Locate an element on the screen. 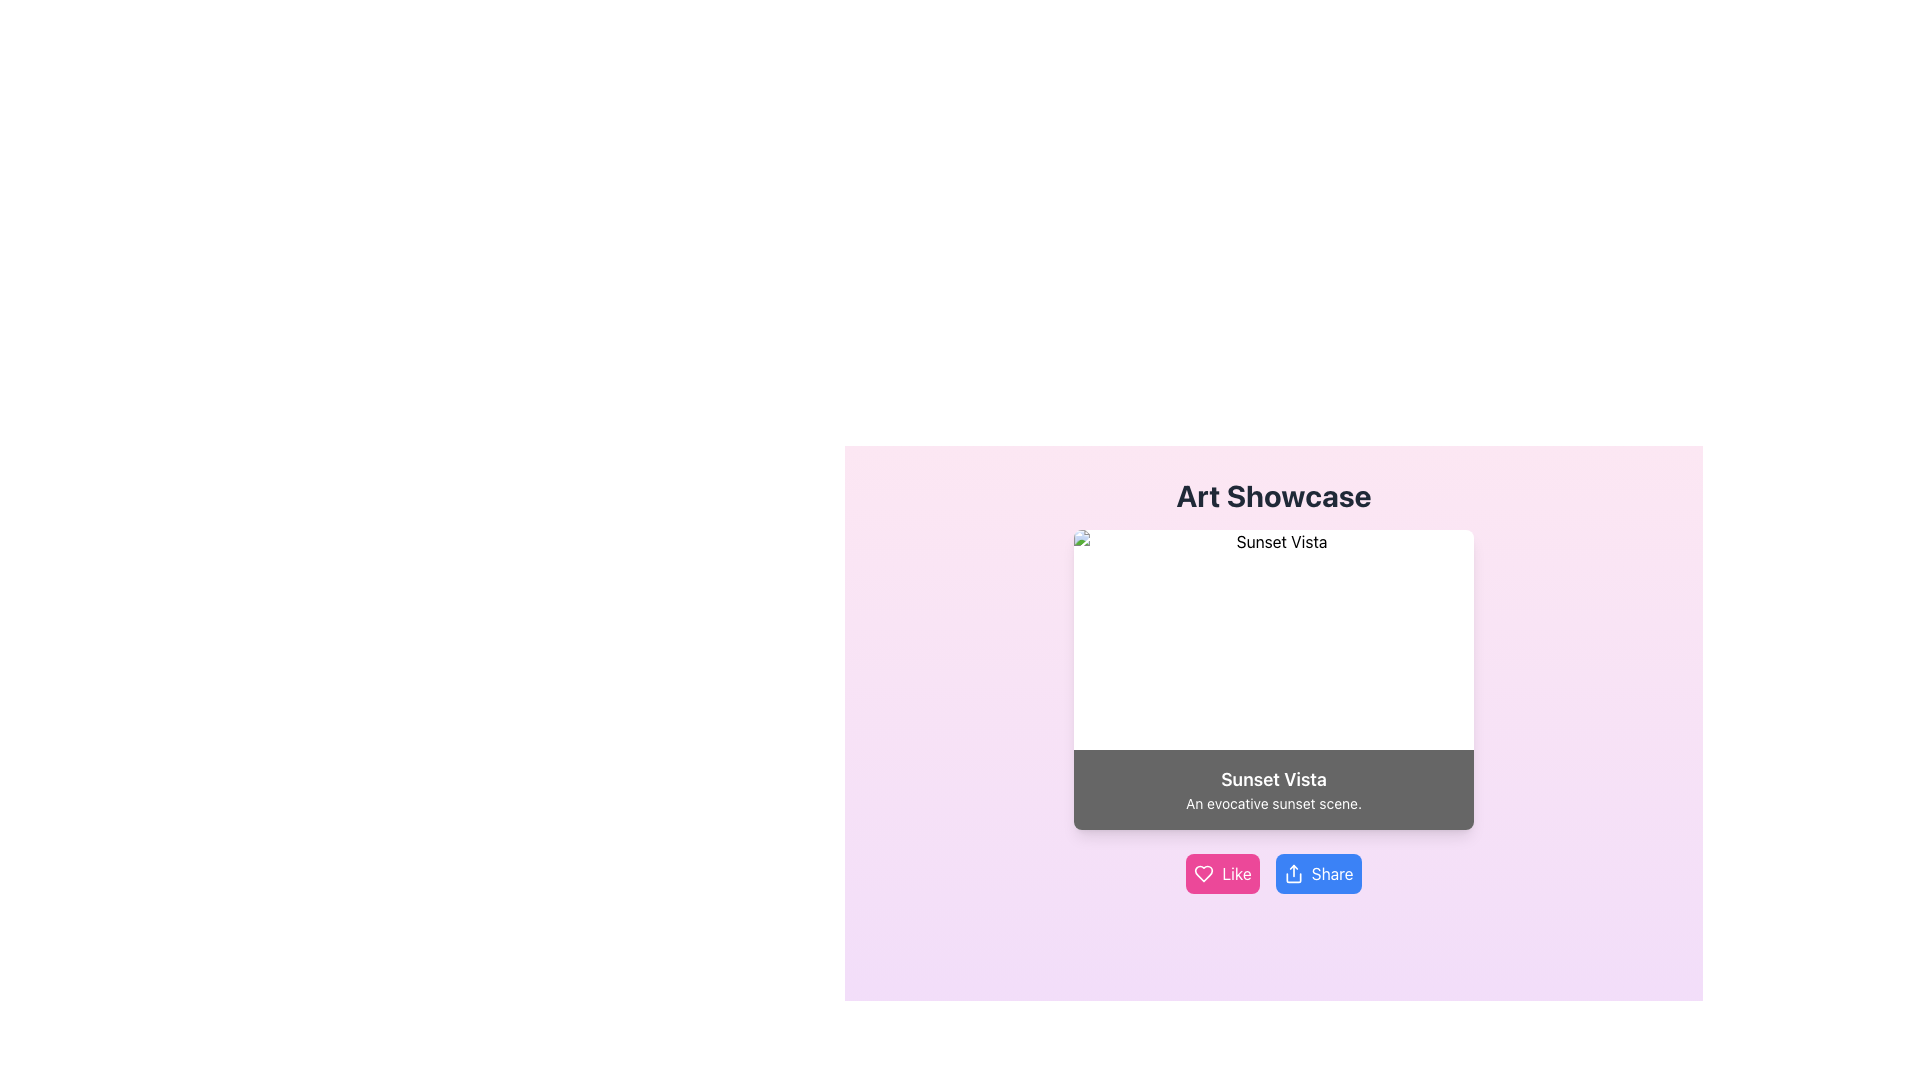 The width and height of the screenshot is (1920, 1080). the SVG share icon located within the blue 'Share' button at the bottom-right of the interface is located at coordinates (1293, 873).